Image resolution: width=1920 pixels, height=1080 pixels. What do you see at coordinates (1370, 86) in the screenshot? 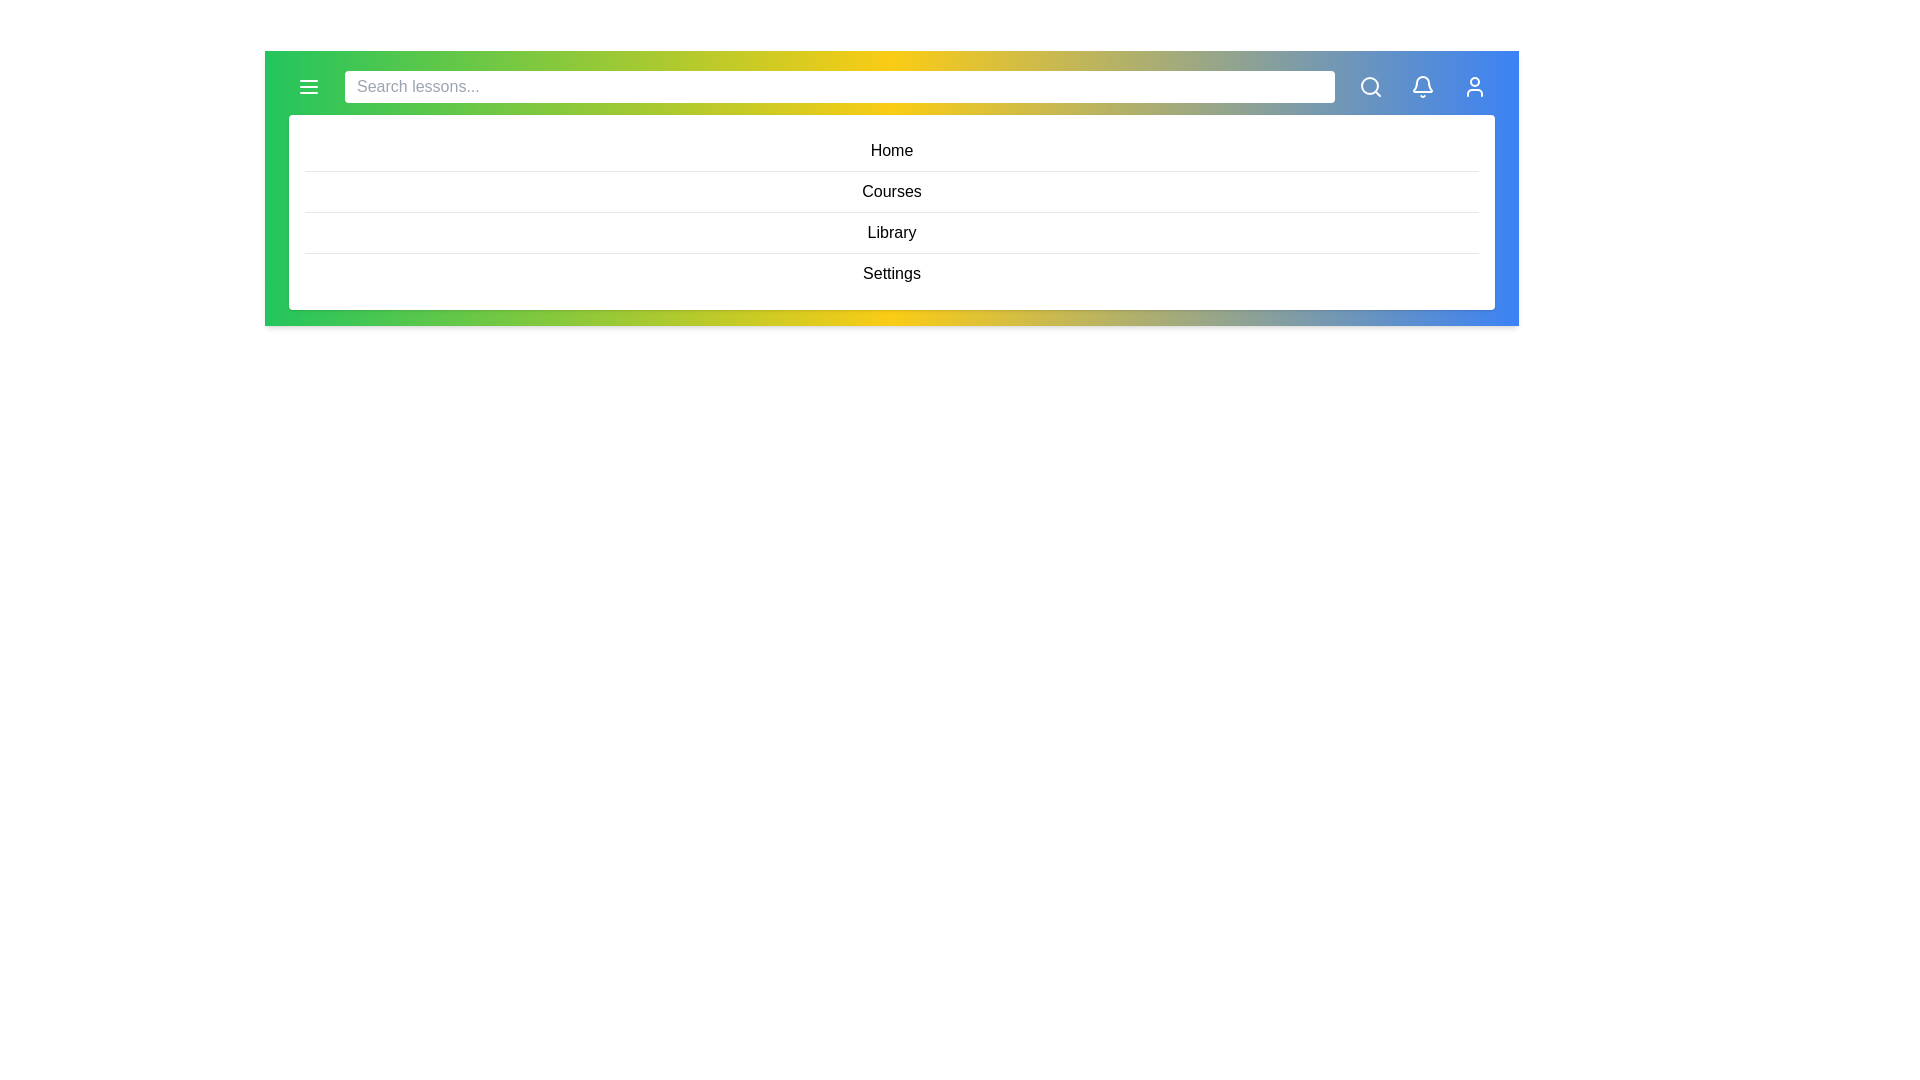
I see `the button Search to see its hover effect` at bounding box center [1370, 86].